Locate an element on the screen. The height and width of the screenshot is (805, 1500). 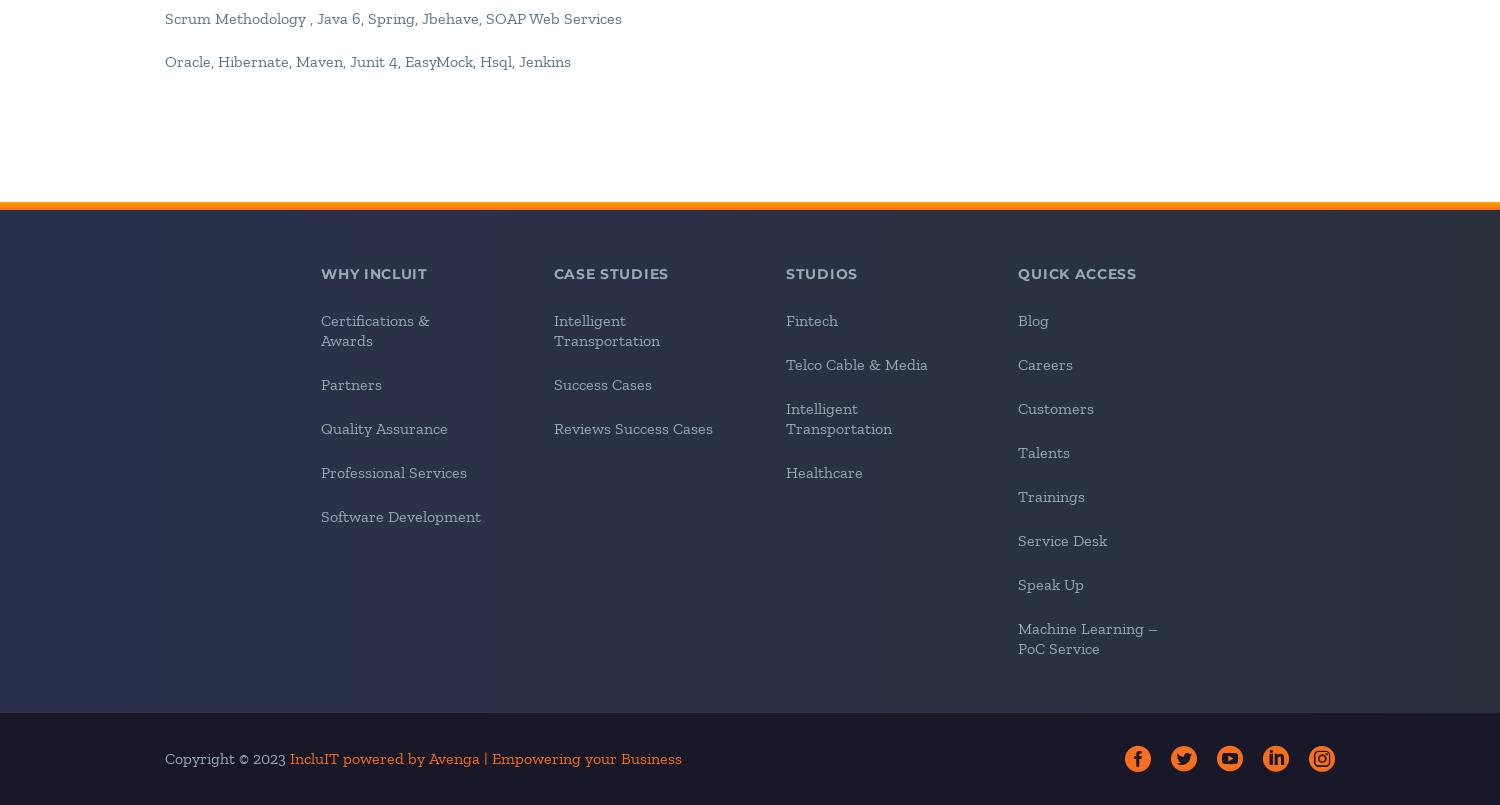
'Telco Cable & Media' is located at coordinates (855, 363).